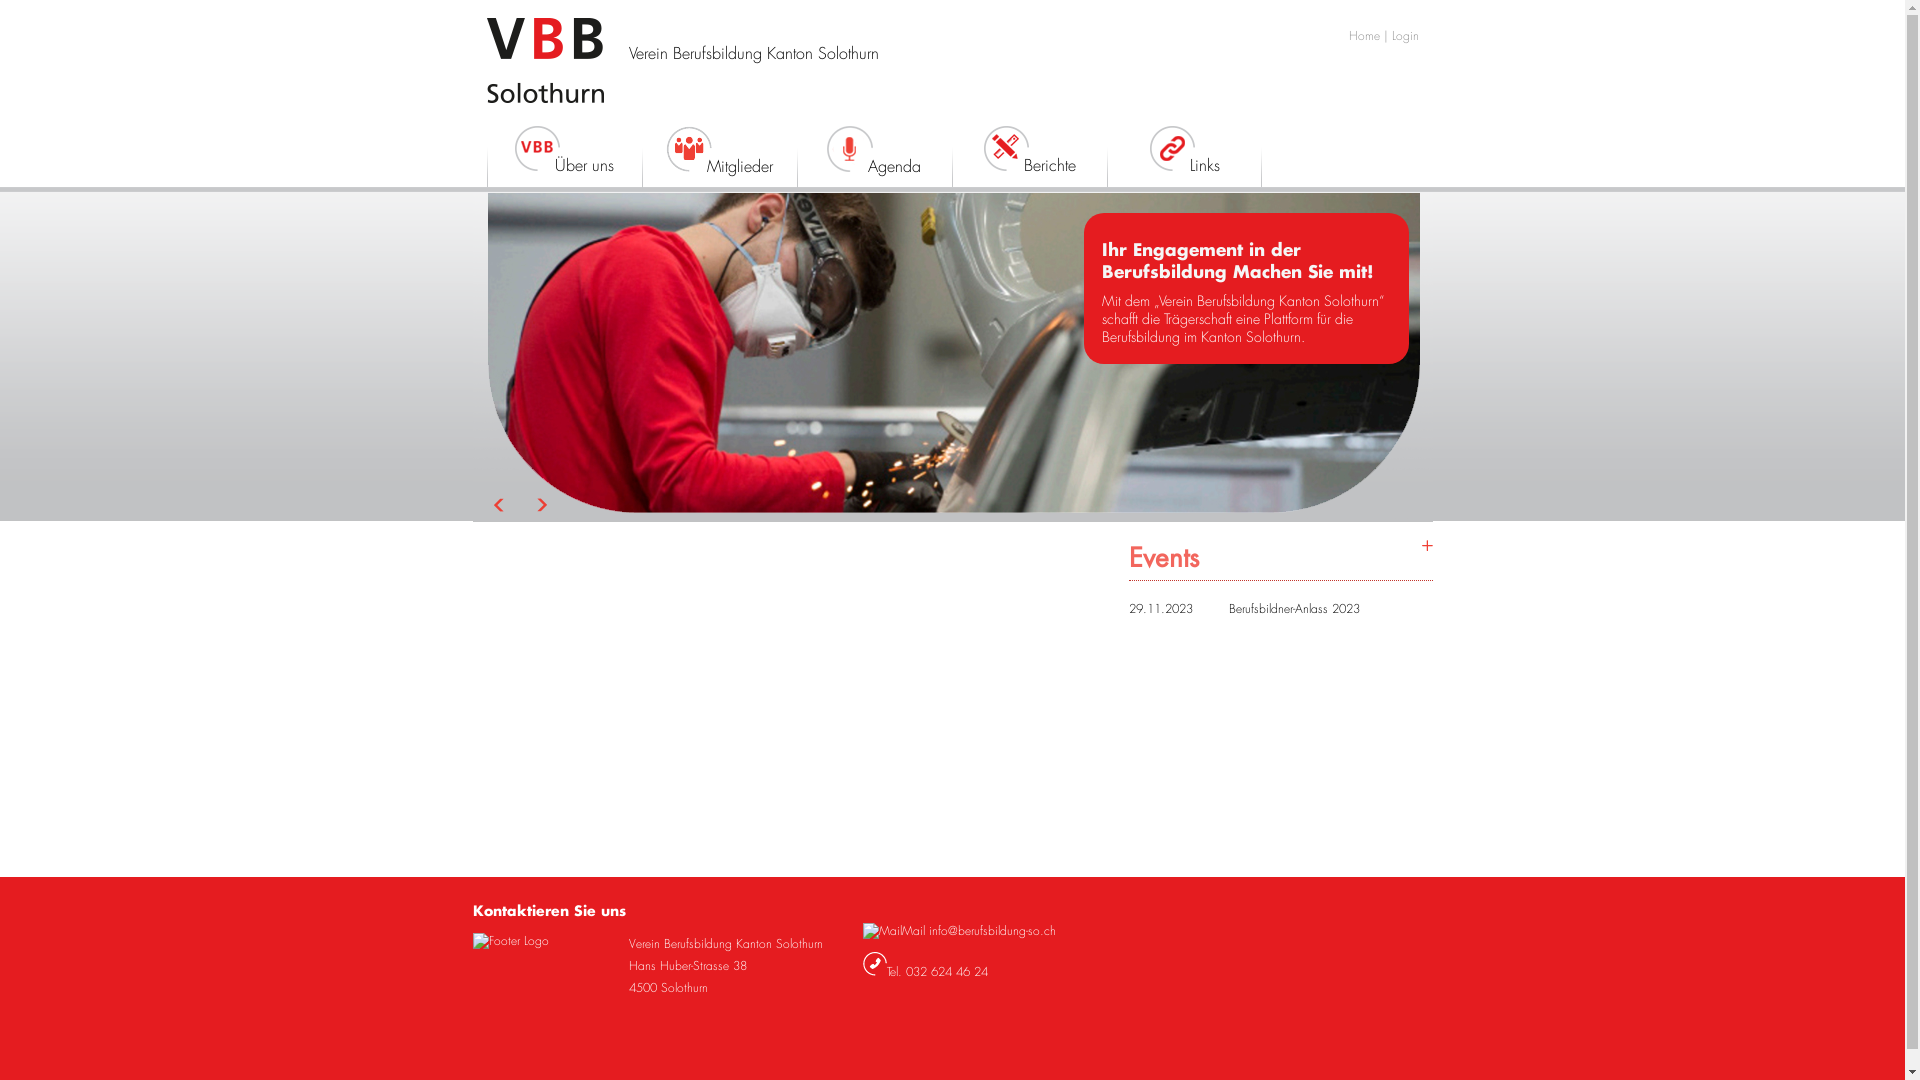 The height and width of the screenshot is (1080, 1920). Describe the element at coordinates (1029, 157) in the screenshot. I see `'Berichte'` at that location.